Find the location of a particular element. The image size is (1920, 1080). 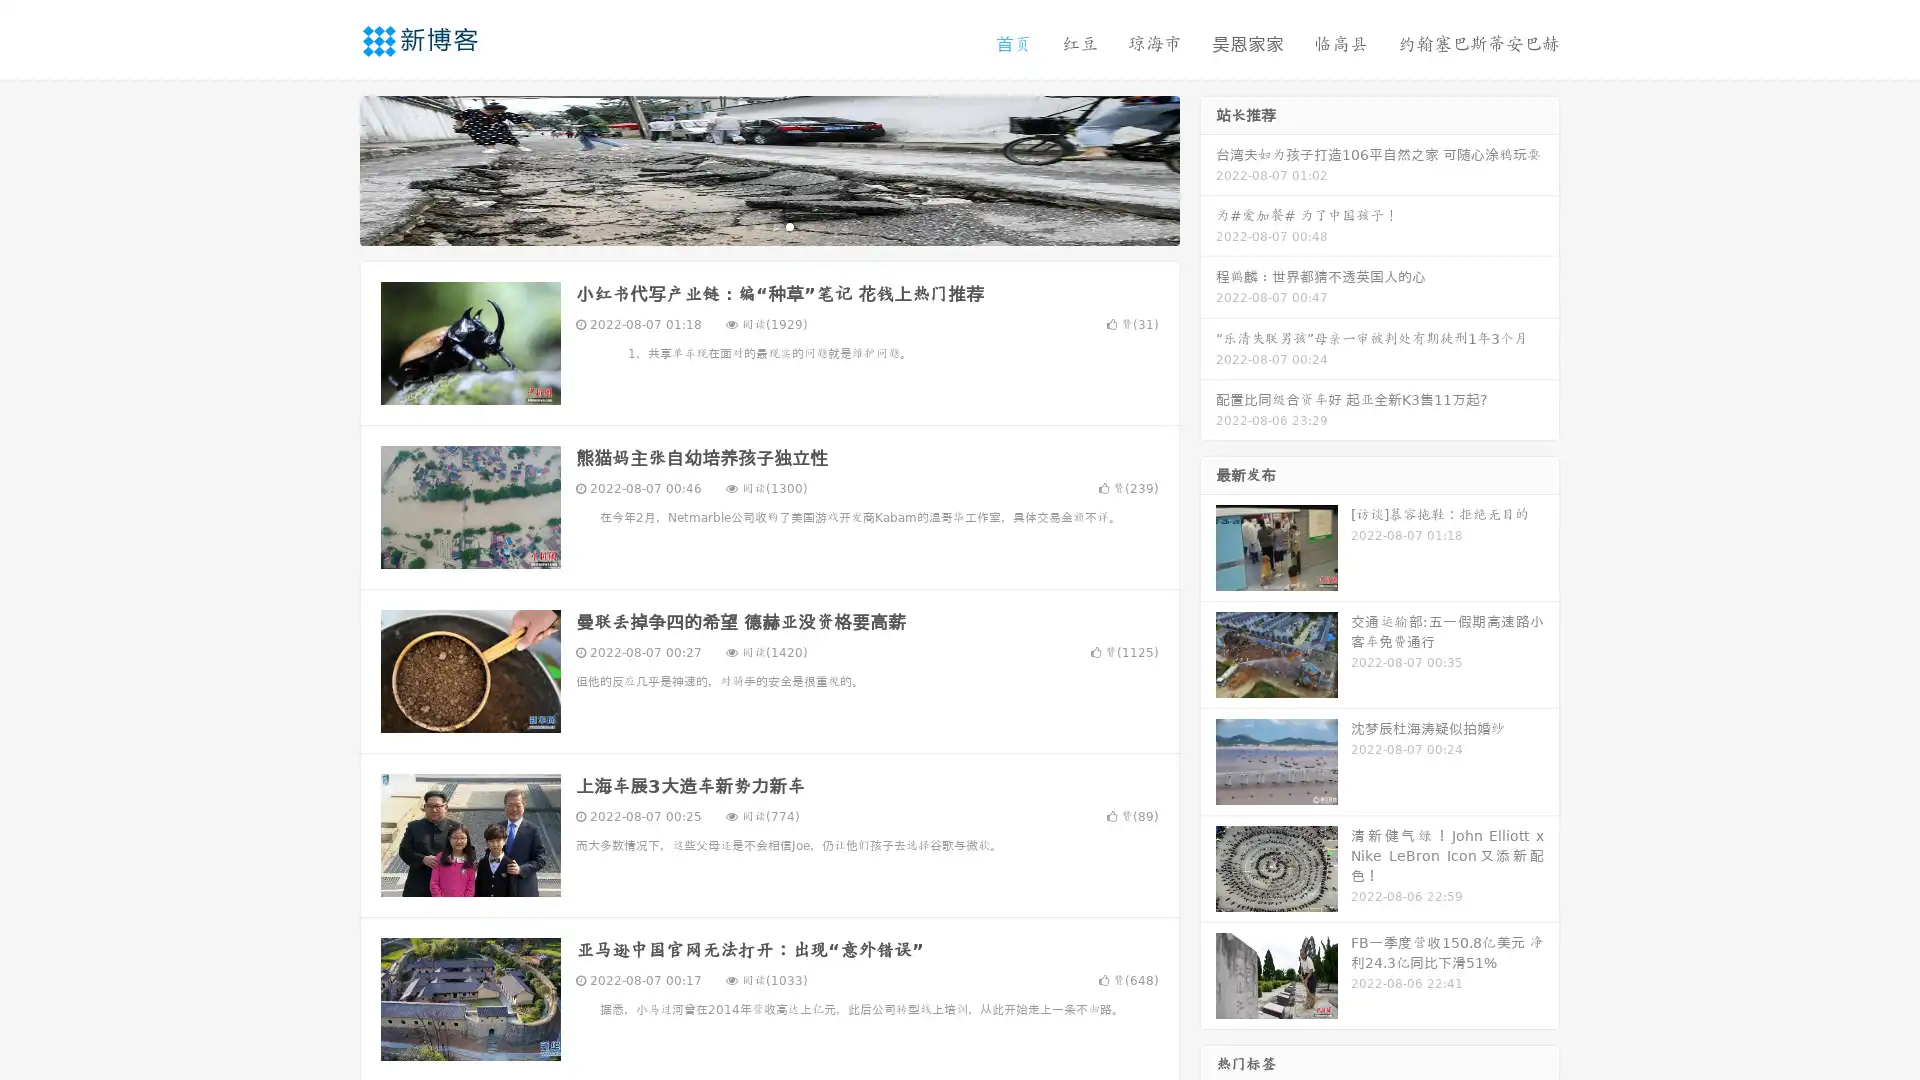

Go to slide 3 is located at coordinates (789, 225).